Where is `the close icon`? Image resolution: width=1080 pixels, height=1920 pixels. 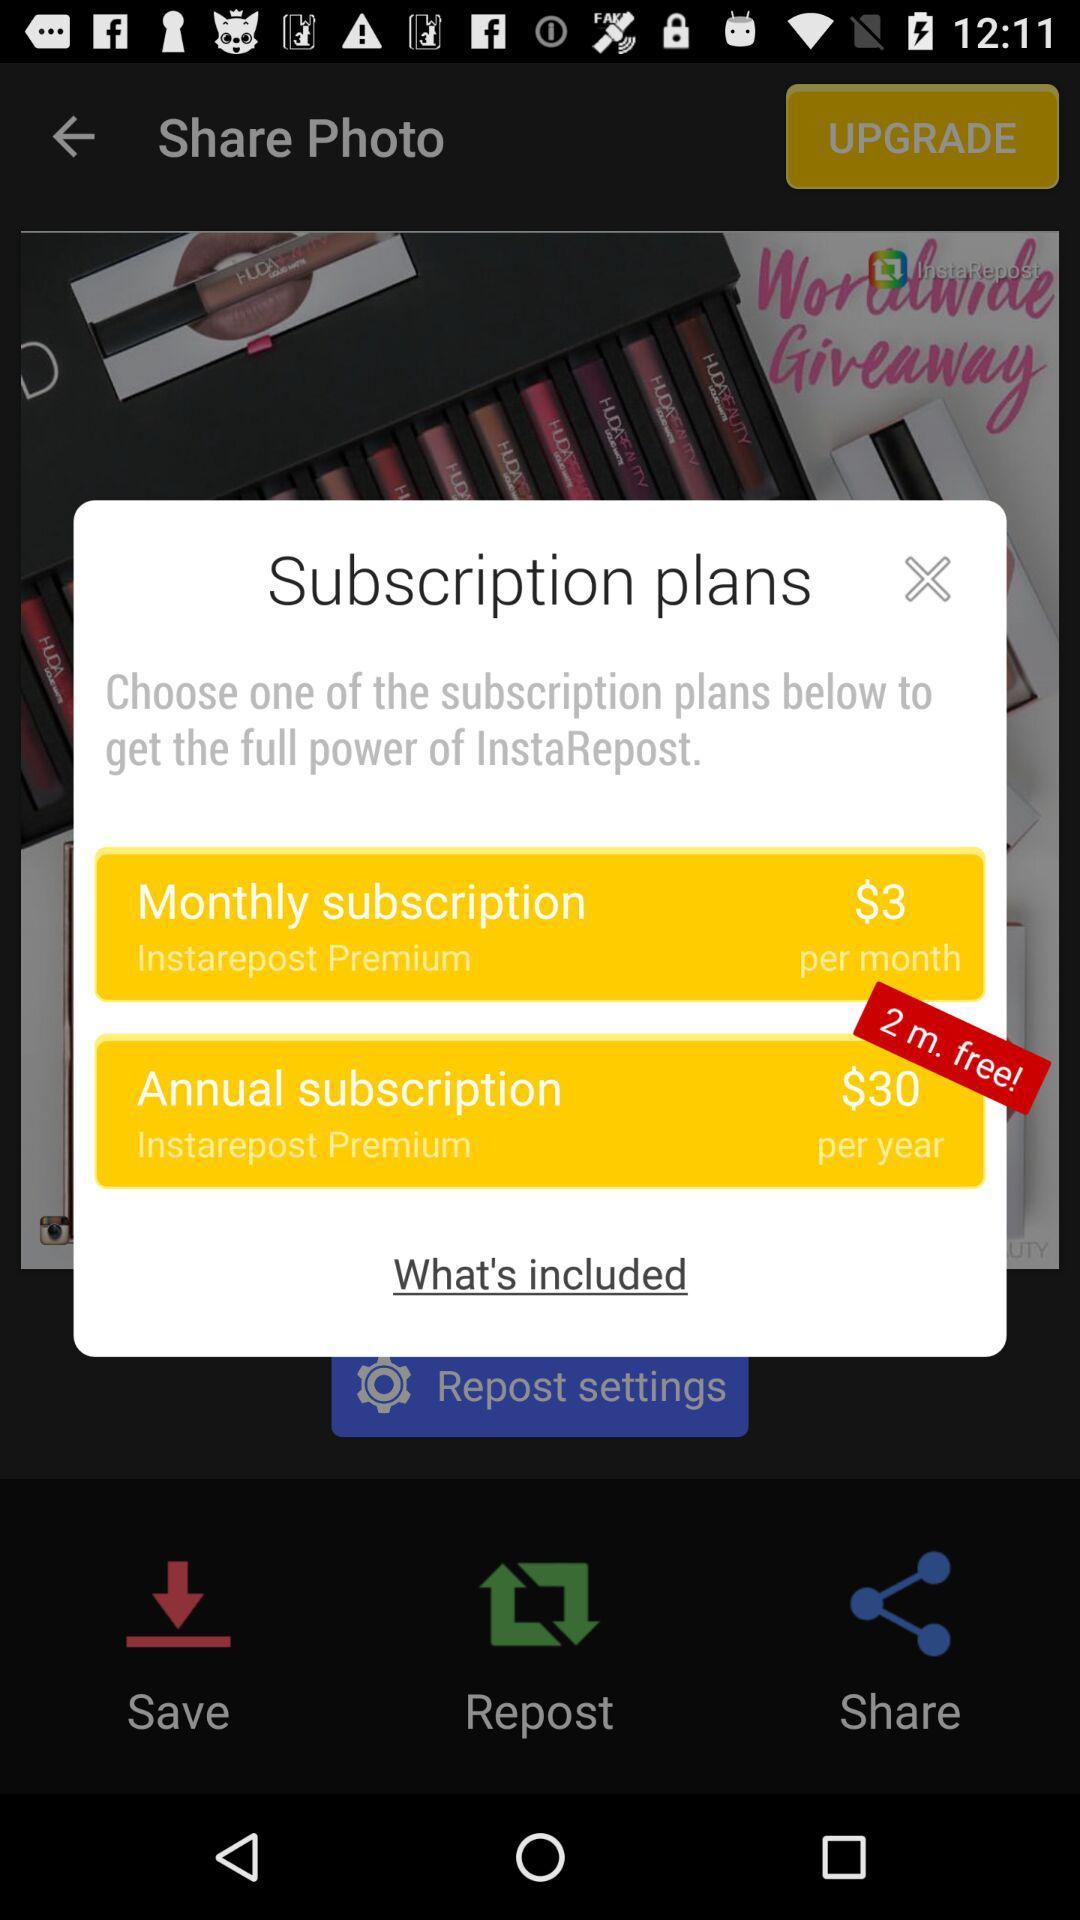
the close icon is located at coordinates (927, 618).